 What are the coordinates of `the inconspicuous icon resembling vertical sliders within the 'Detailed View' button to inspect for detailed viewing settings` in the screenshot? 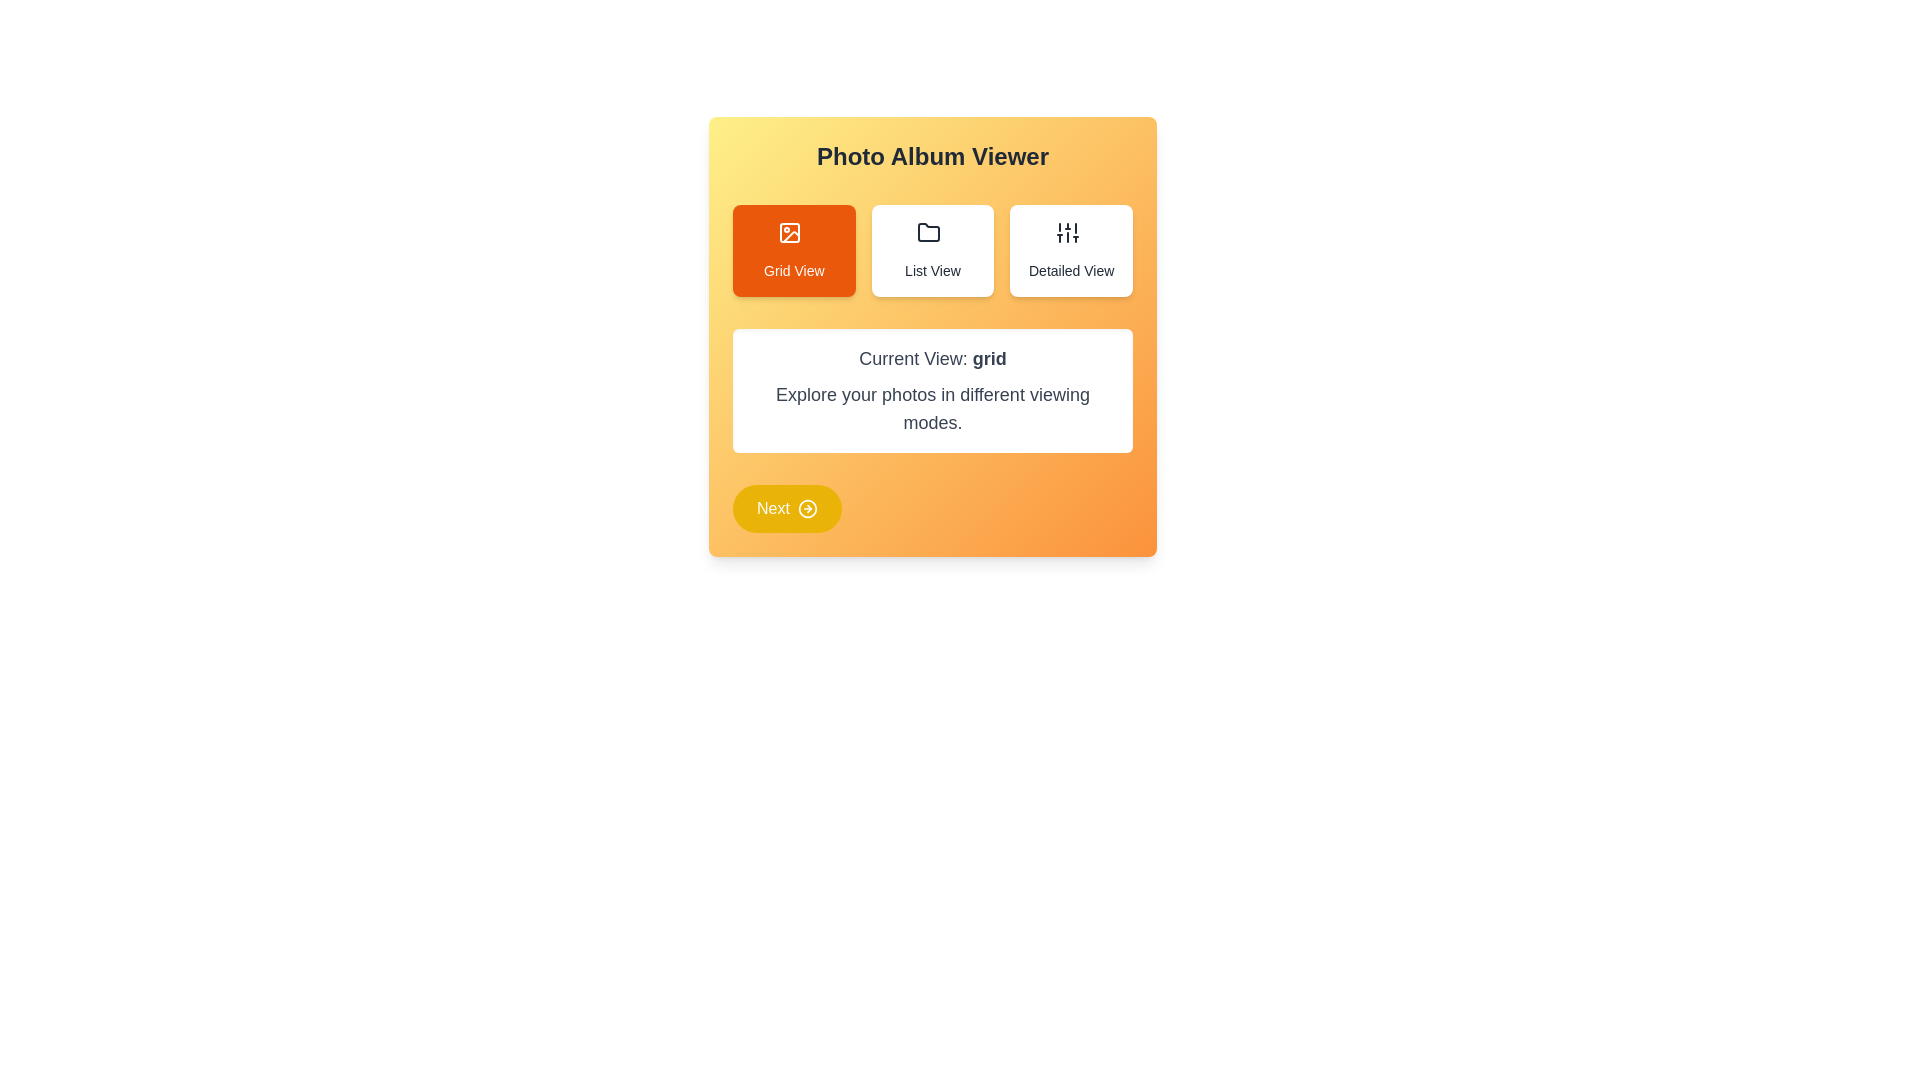 It's located at (1070, 235).